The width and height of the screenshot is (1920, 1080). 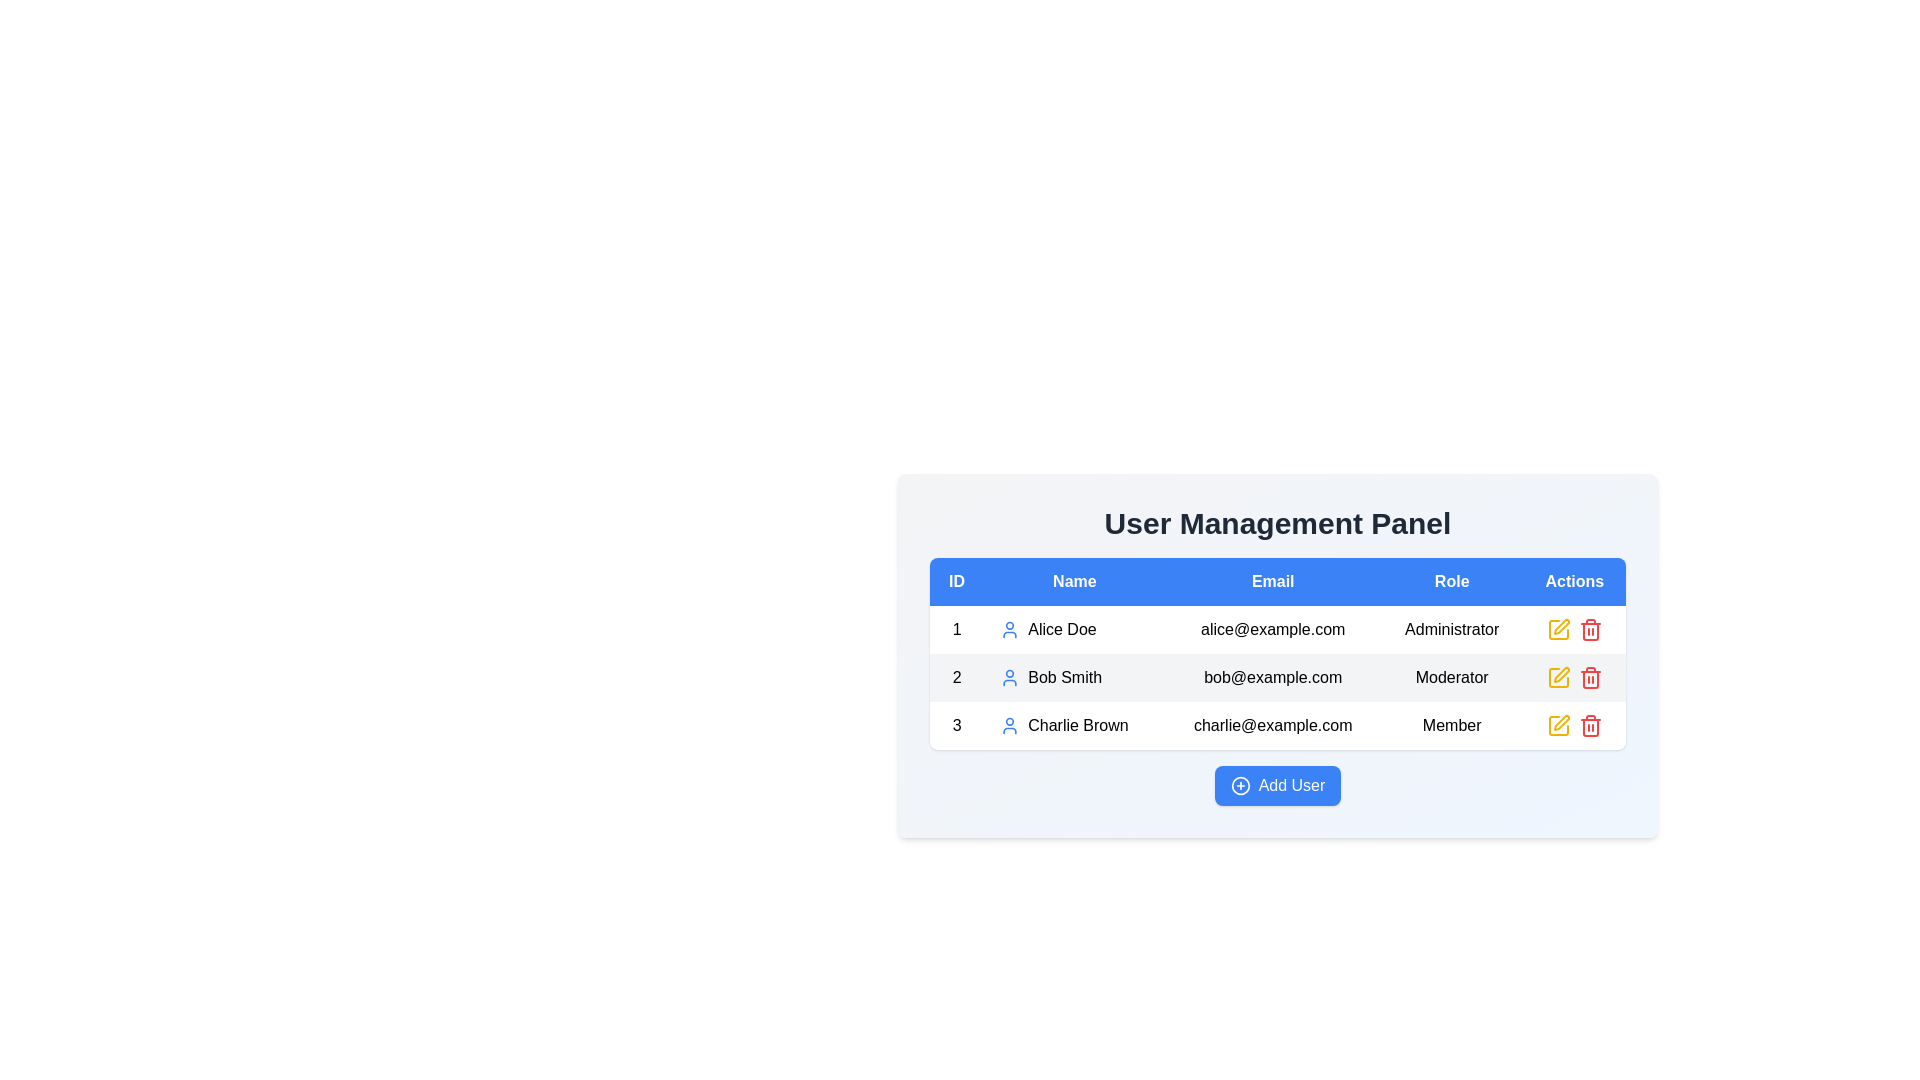 What do you see at coordinates (1276, 677) in the screenshot?
I see `the second row in the data table that contains information such as '2', 'Bob Smith', 'bob@example.com', and 'Moderator' for further actions` at bounding box center [1276, 677].